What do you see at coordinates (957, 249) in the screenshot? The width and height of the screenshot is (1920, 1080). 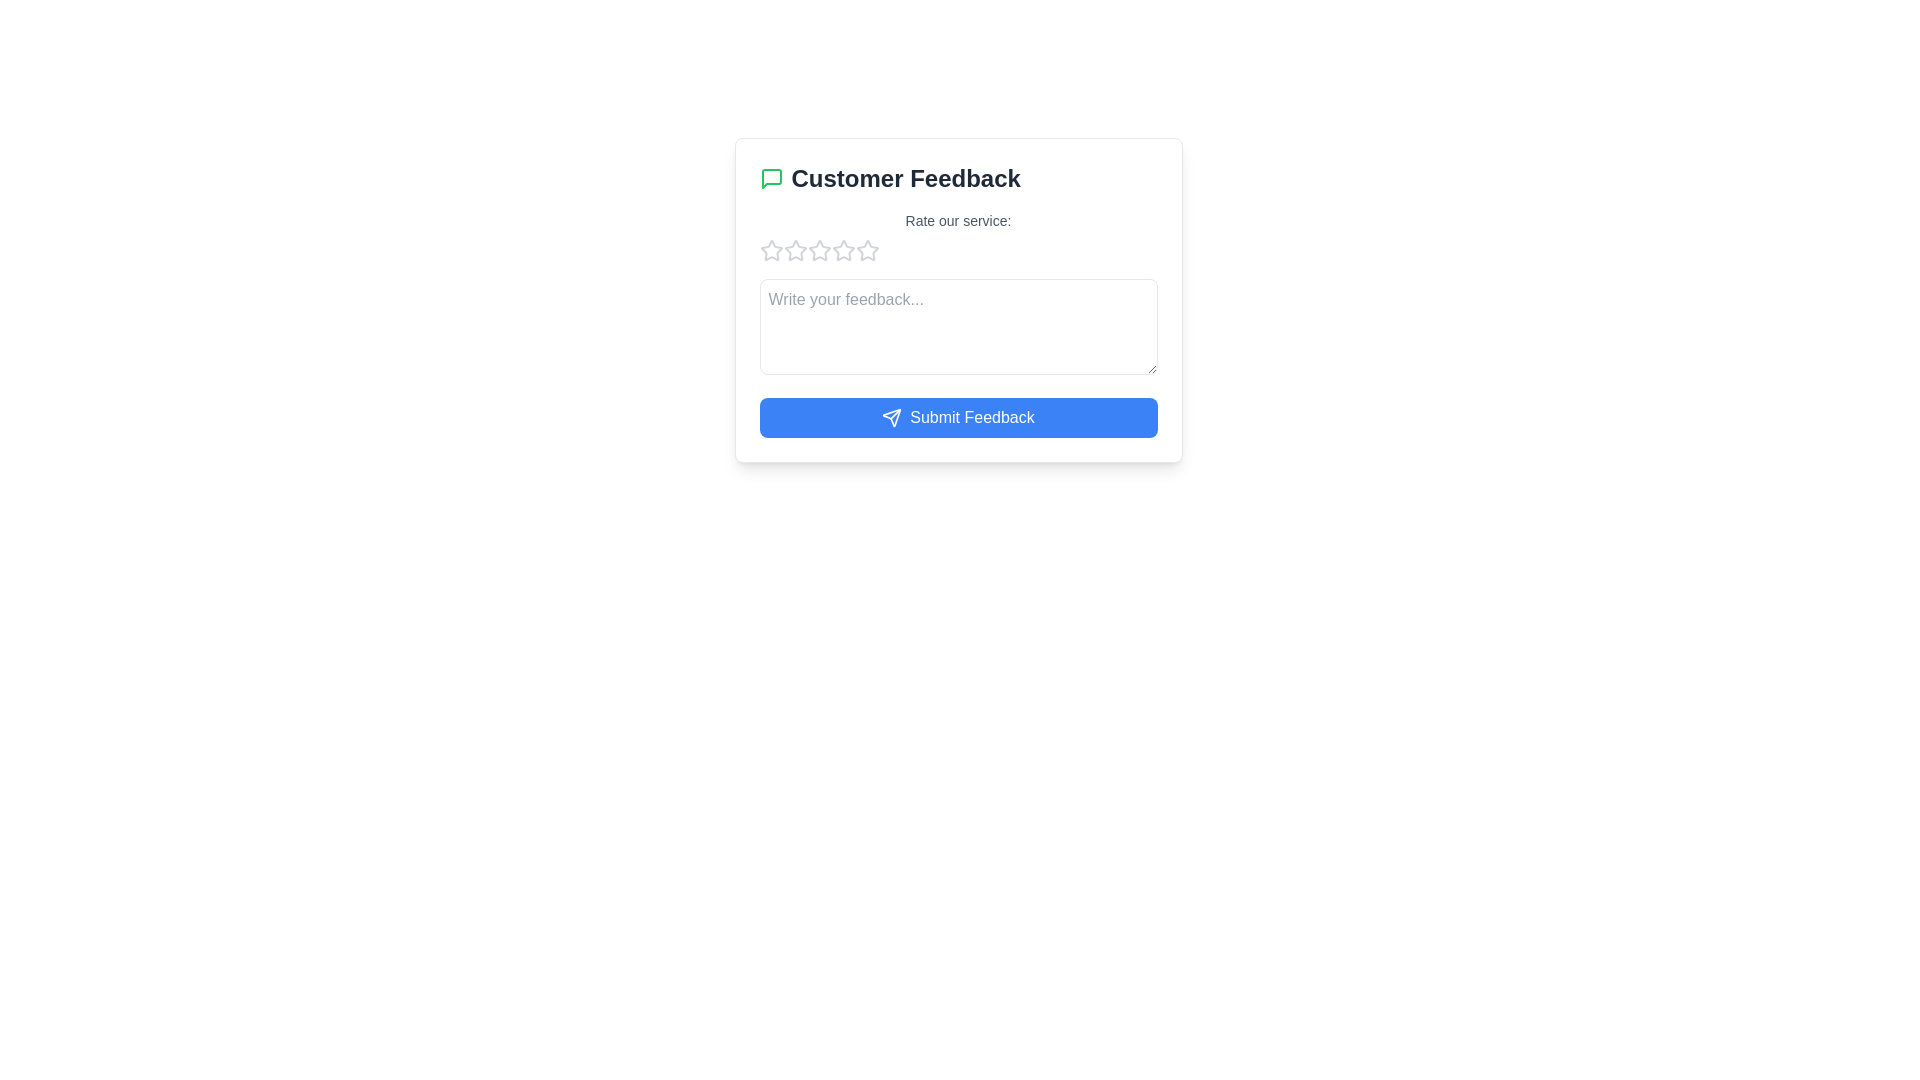 I see `one of the star icons in the Rating widget to indicate a rating for the service, which is centered beneath the title 'Rate our service'` at bounding box center [957, 249].